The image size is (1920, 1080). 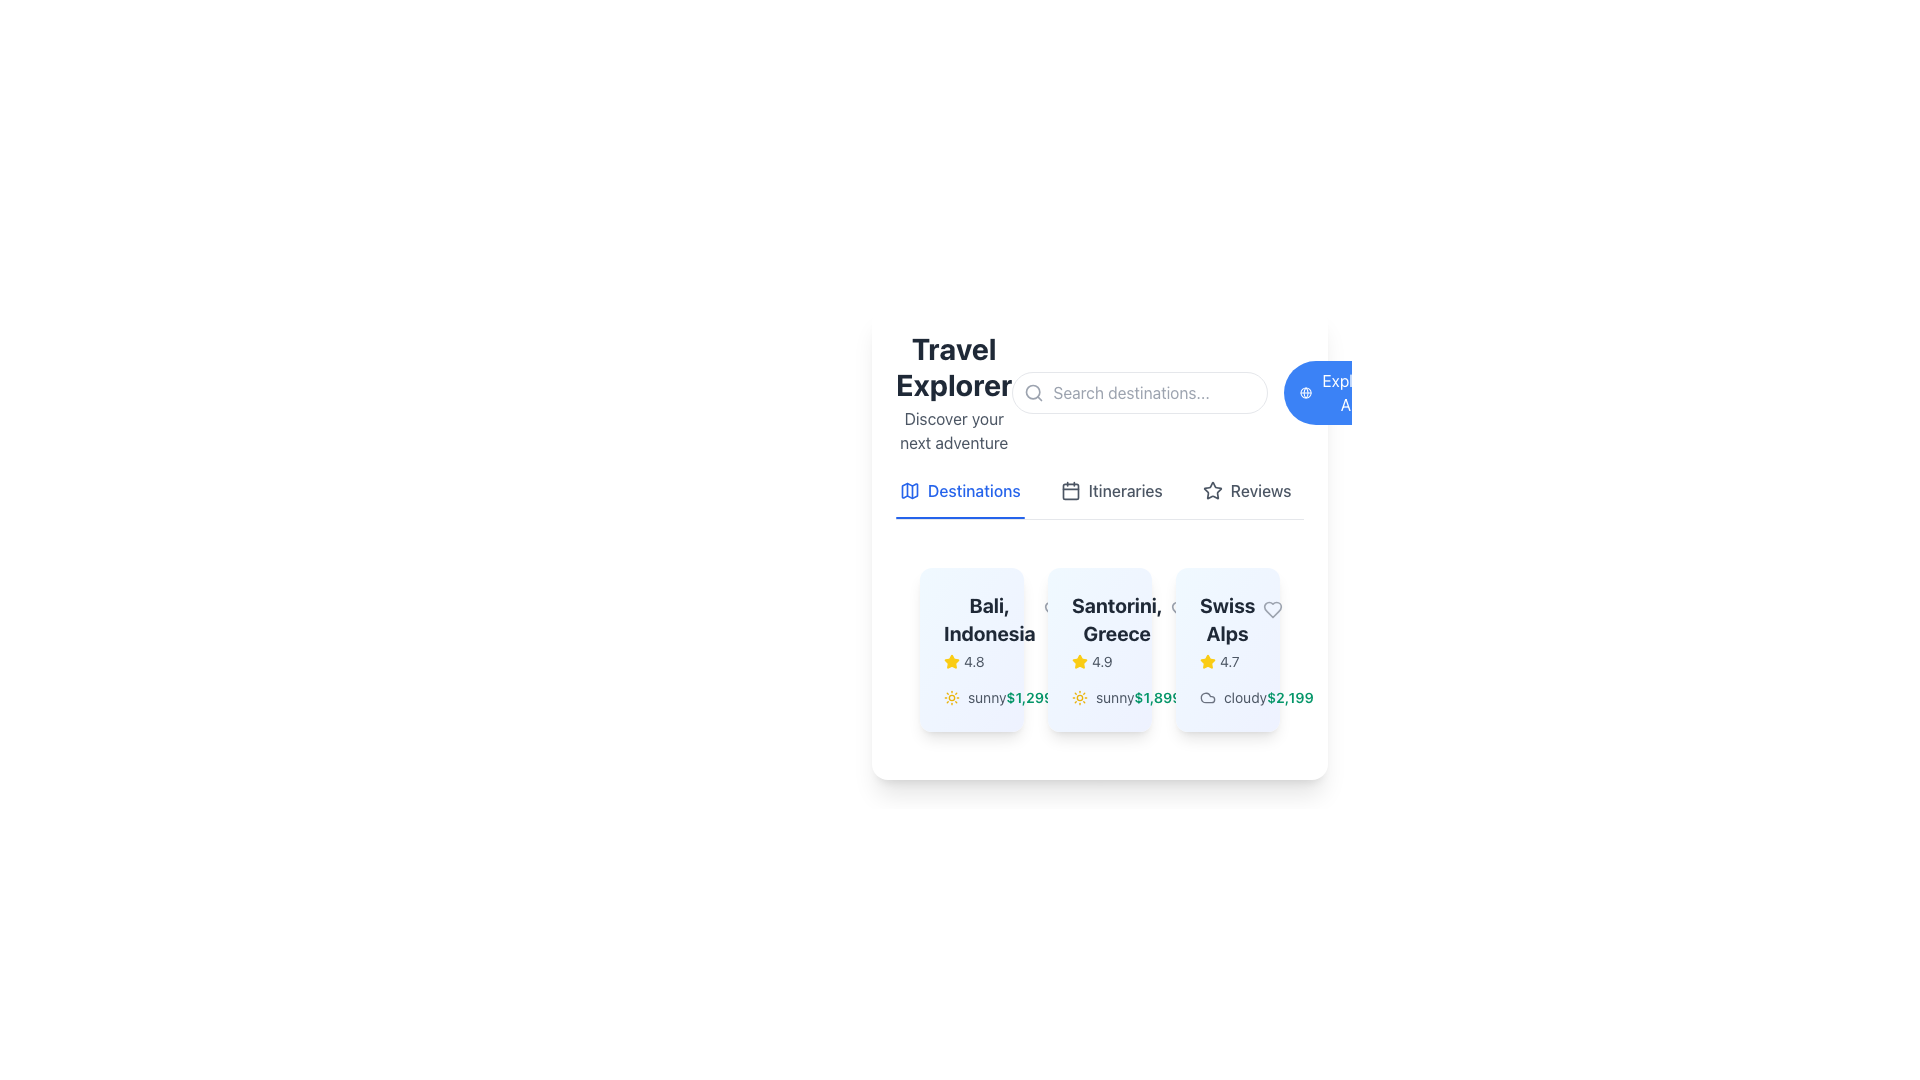 I want to click on the heart icon located in the top-right corner of the 'Swiss Alps' card to mark it as favorite or like, so click(x=1272, y=608).